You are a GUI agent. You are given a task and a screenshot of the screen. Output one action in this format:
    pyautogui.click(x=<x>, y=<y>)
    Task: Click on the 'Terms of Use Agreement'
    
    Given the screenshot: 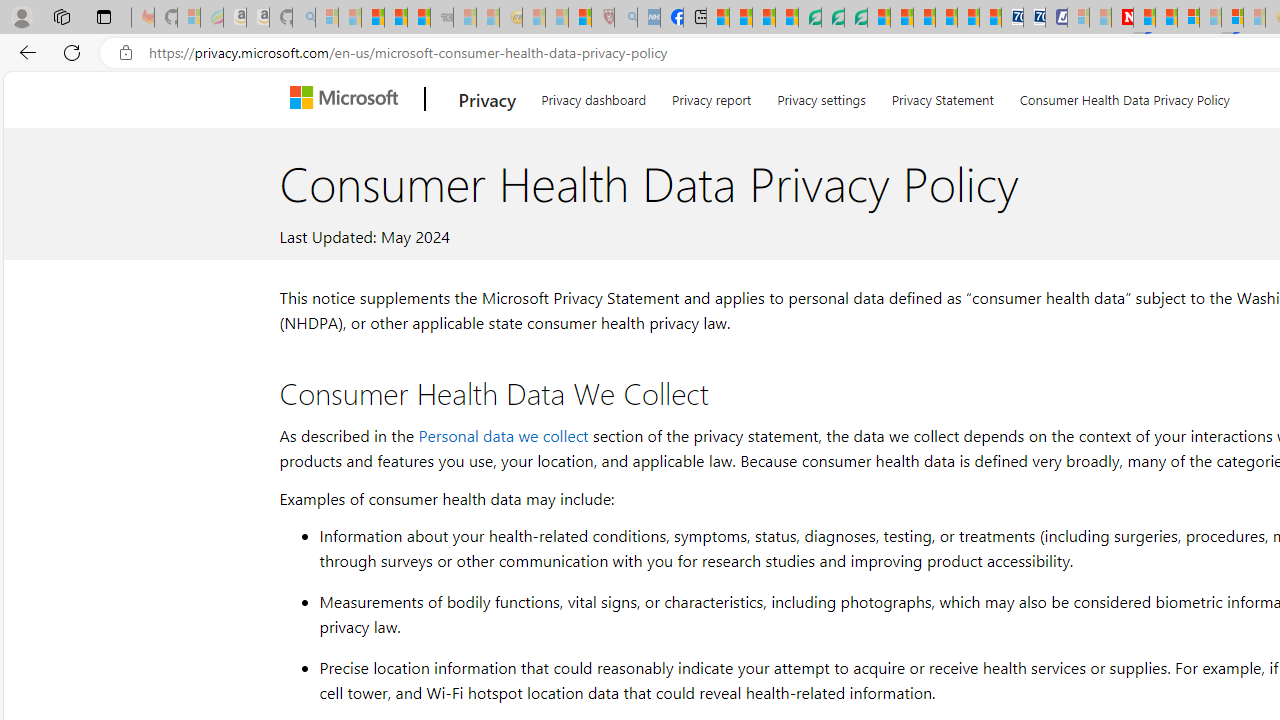 What is the action you would take?
    pyautogui.click(x=832, y=17)
    